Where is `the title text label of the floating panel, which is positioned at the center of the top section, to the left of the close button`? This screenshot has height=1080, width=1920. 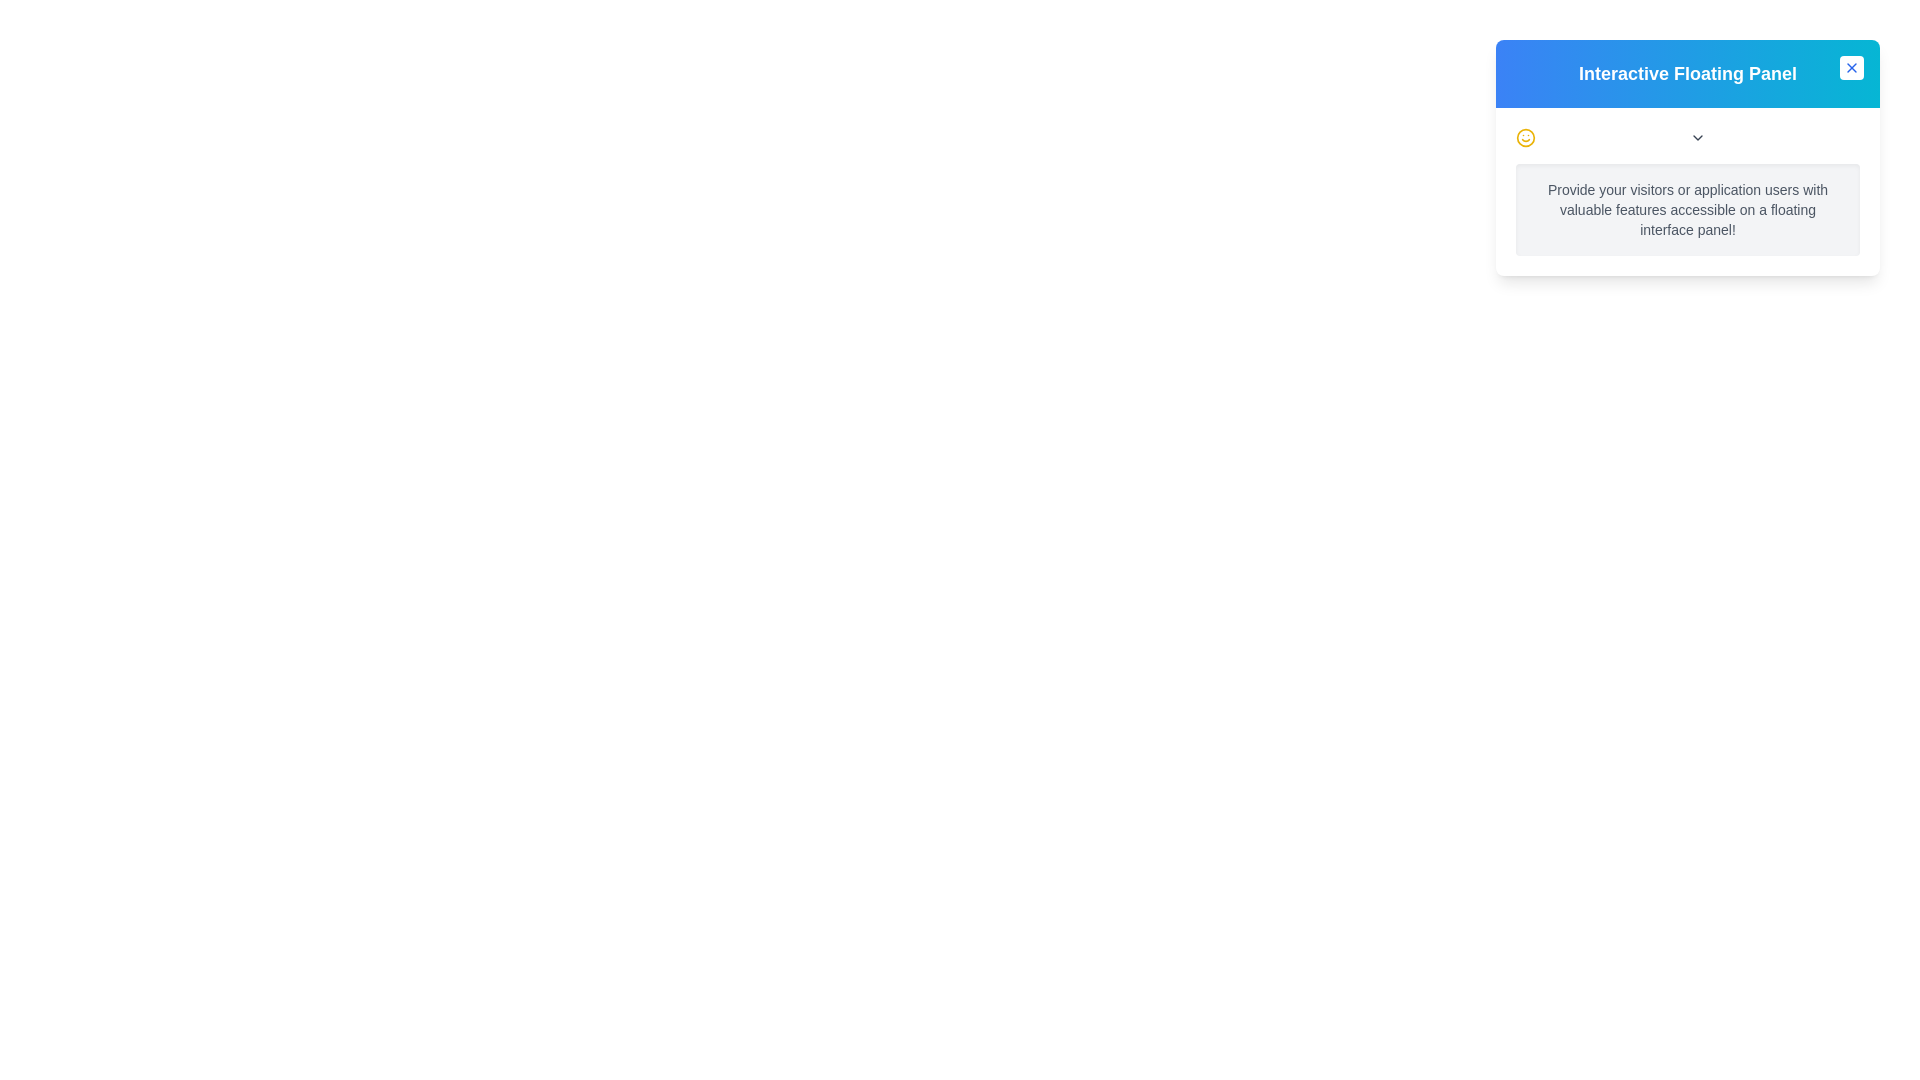 the title text label of the floating panel, which is positioned at the center of the top section, to the left of the close button is located at coordinates (1687, 72).